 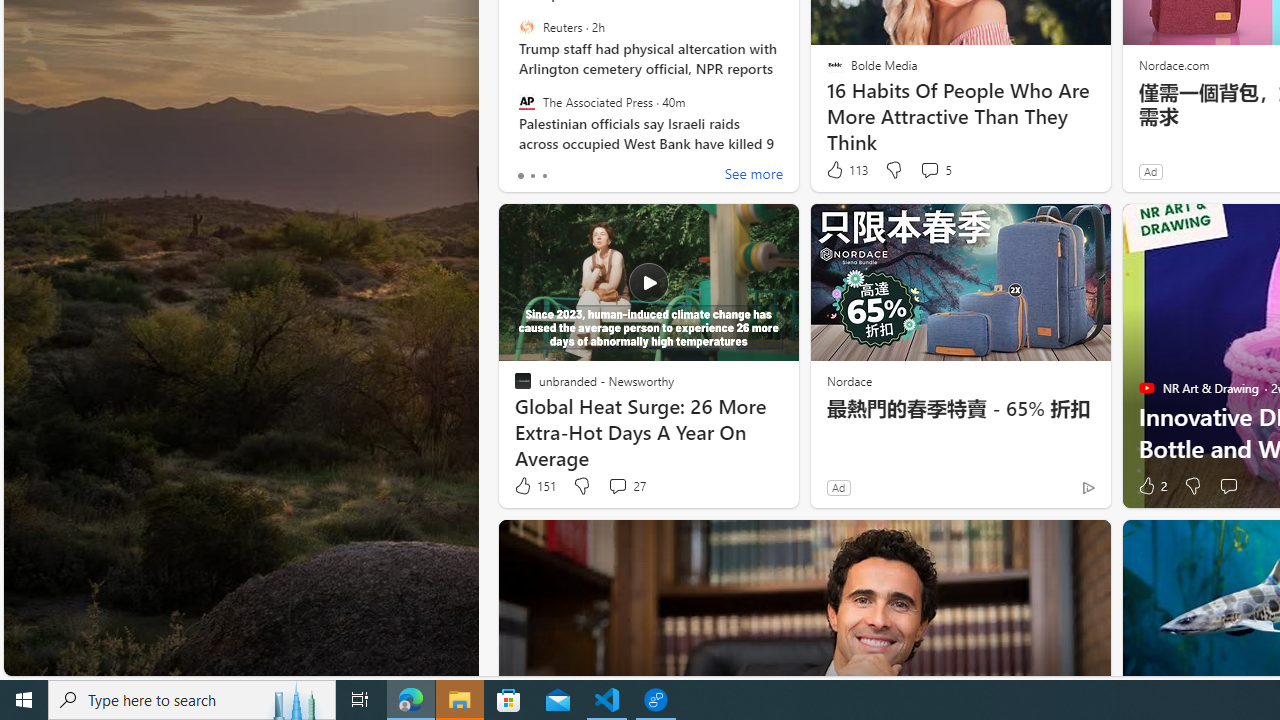 I want to click on 'See more', so click(x=752, y=175).